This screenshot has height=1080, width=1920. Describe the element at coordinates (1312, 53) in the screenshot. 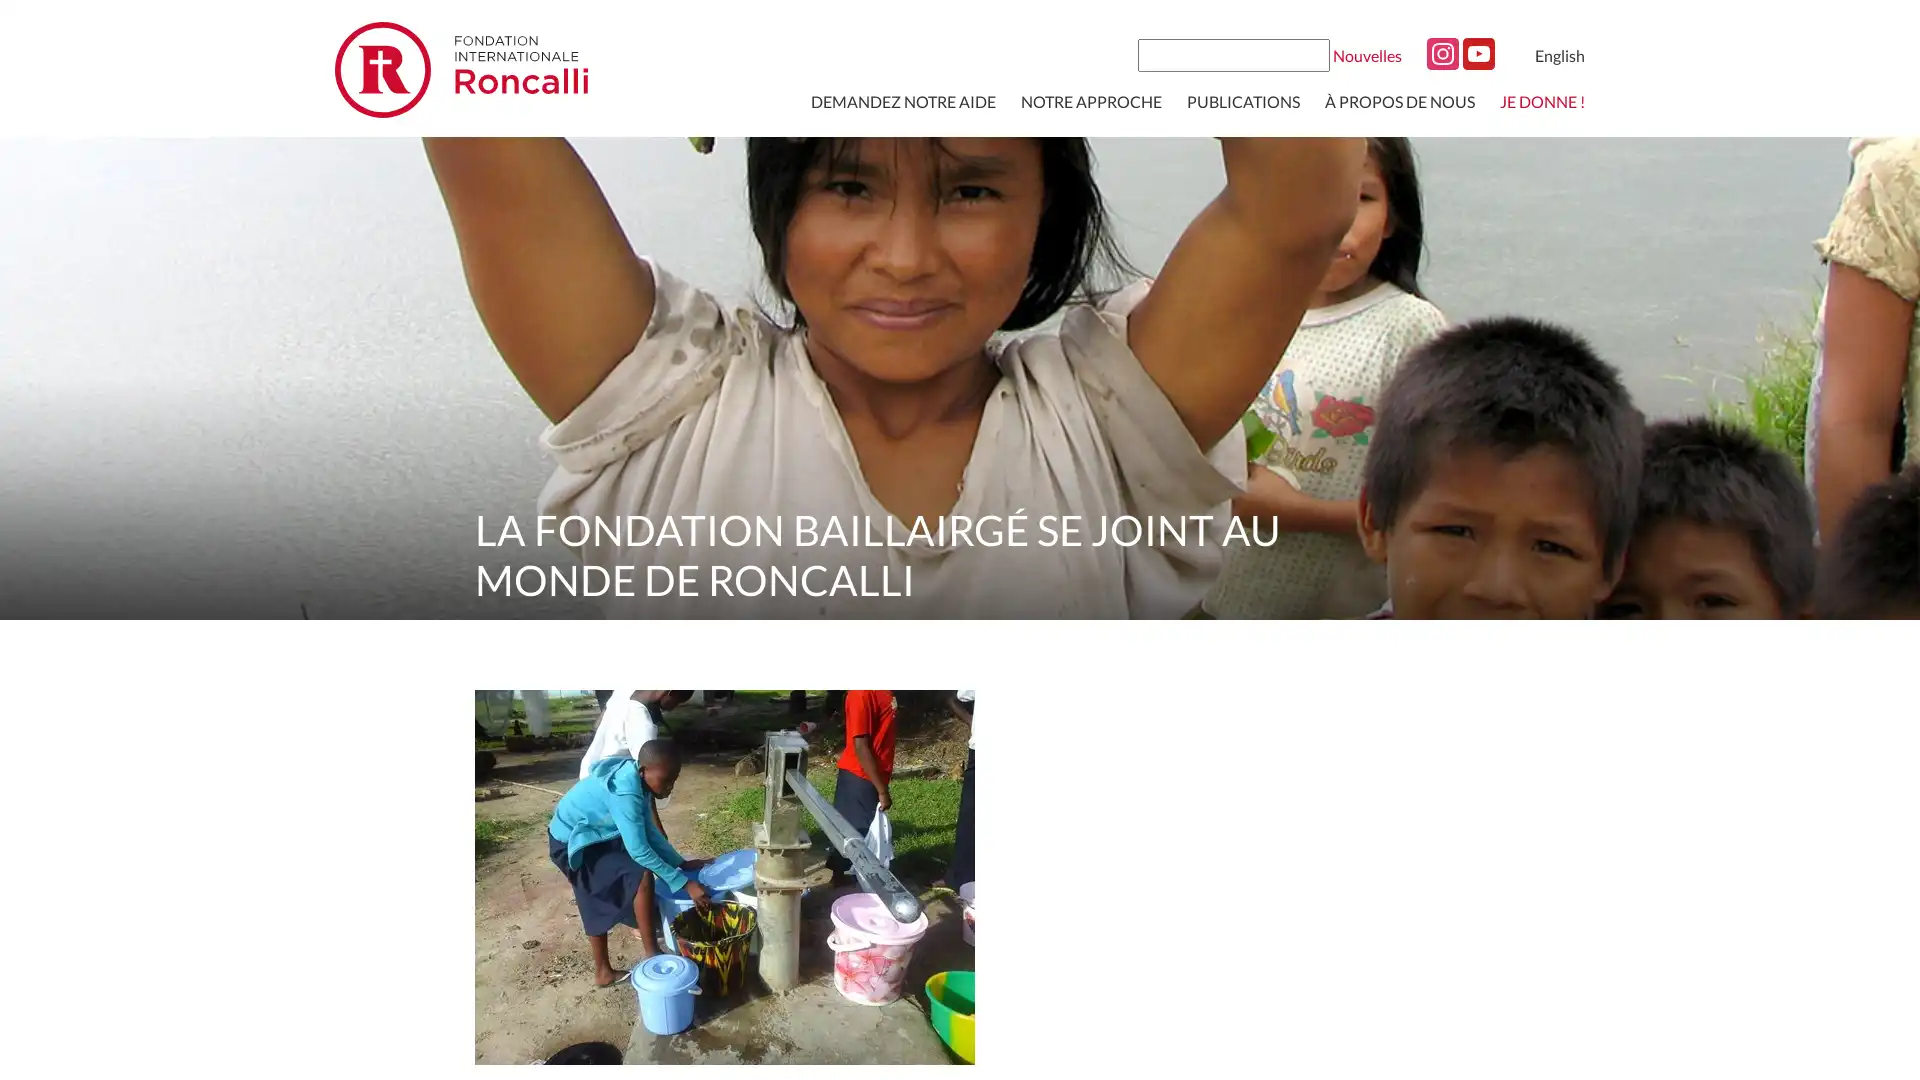

I see `Chercher` at that location.